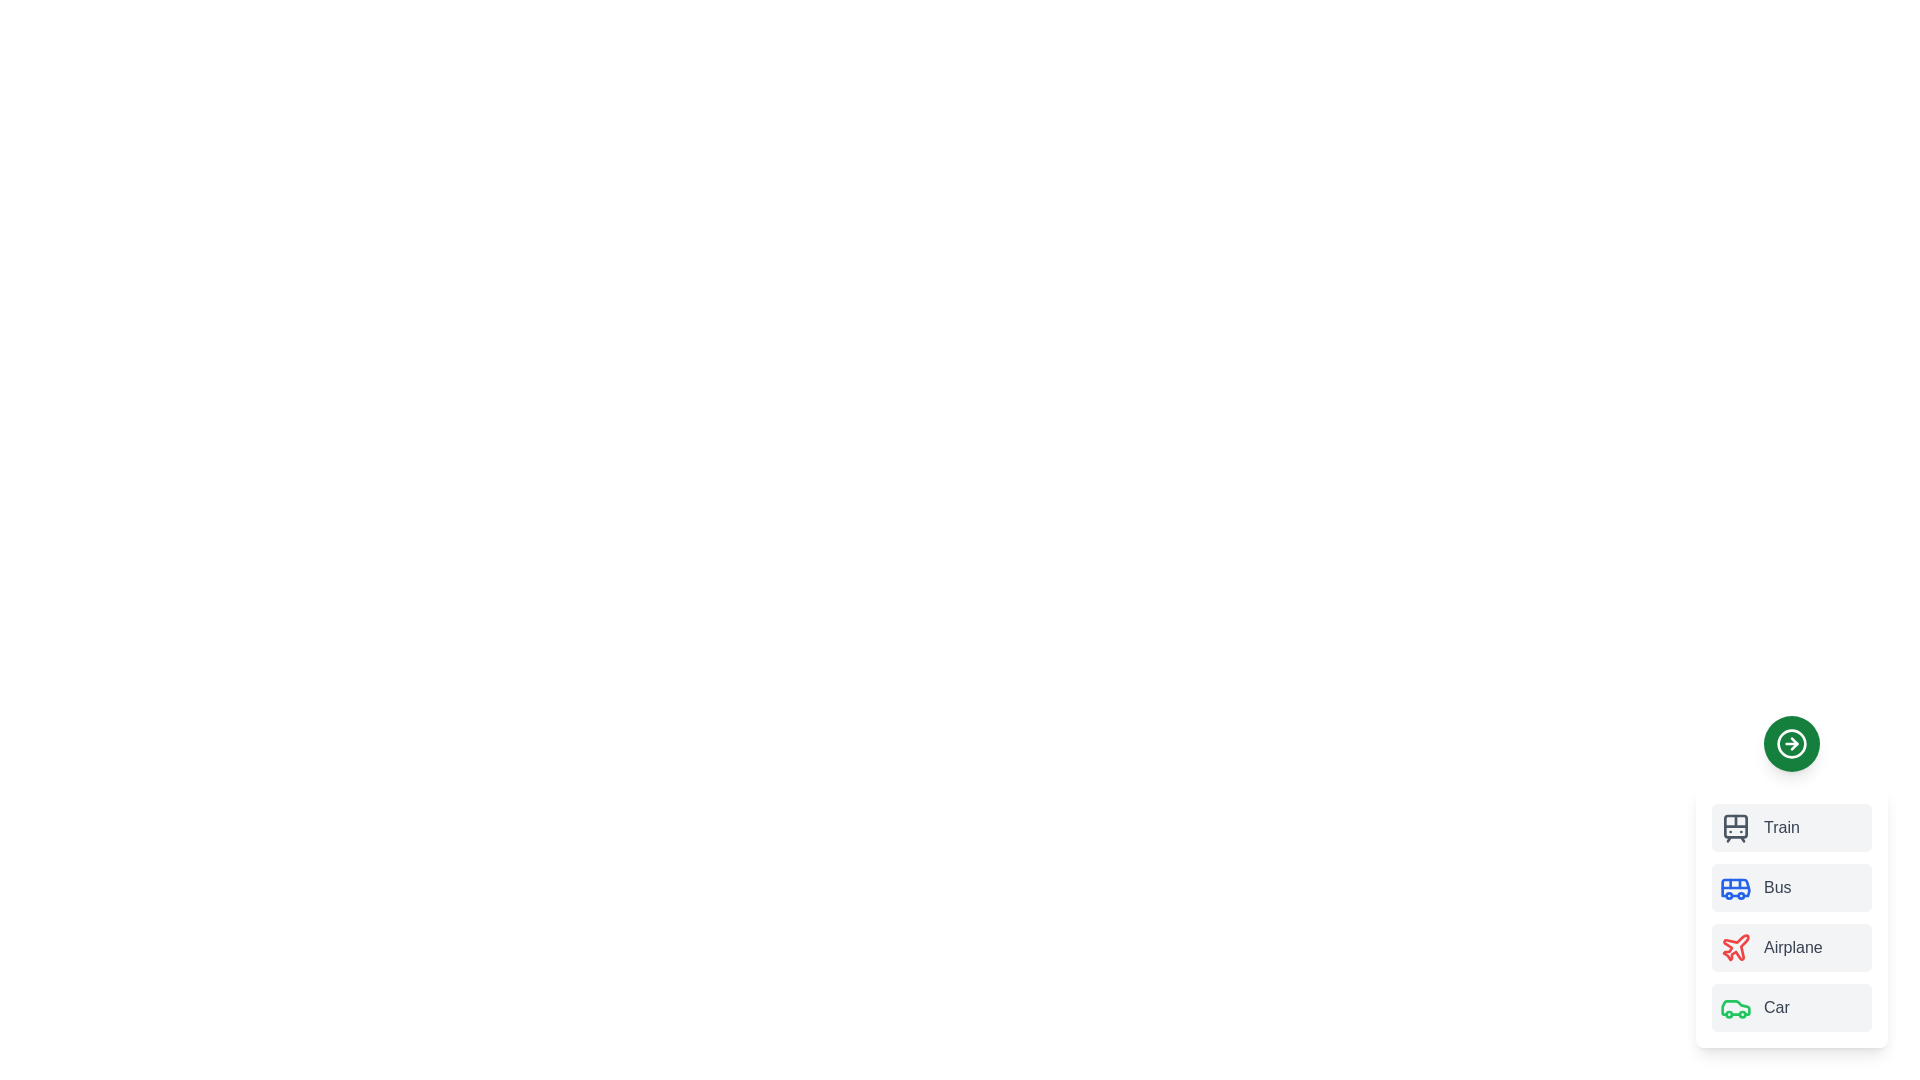 This screenshot has height=1080, width=1920. What do you see at coordinates (1791, 886) in the screenshot?
I see `the transport mode Bus by clicking on its corresponding item in the list` at bounding box center [1791, 886].